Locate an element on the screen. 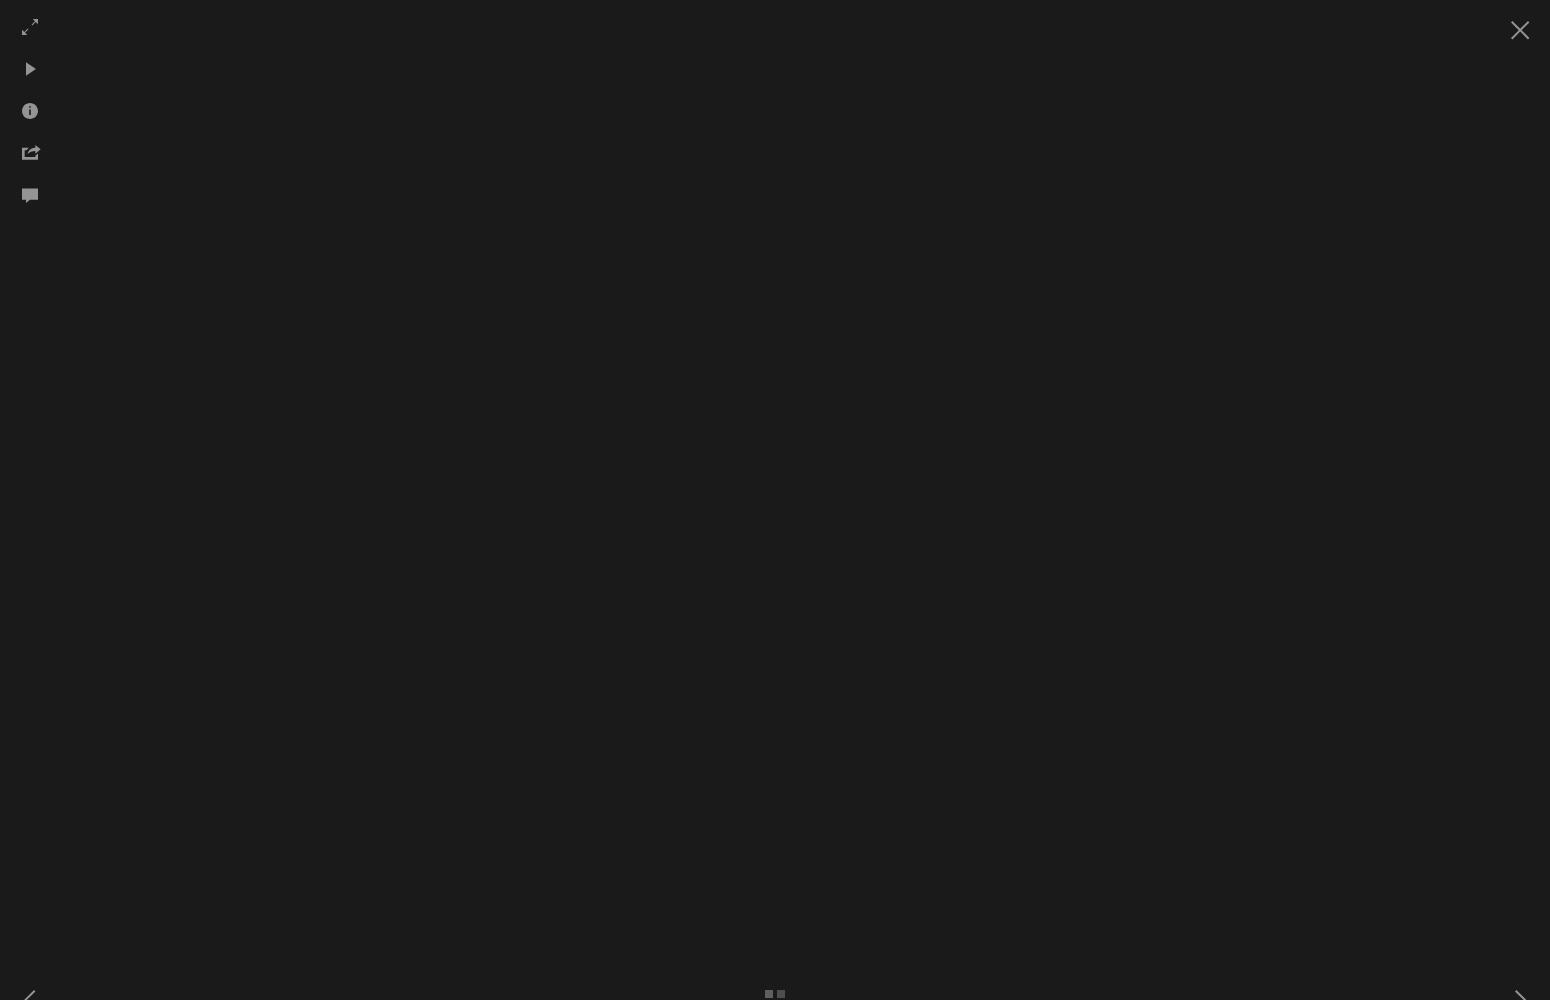  'Spiders' is located at coordinates (874, 230).